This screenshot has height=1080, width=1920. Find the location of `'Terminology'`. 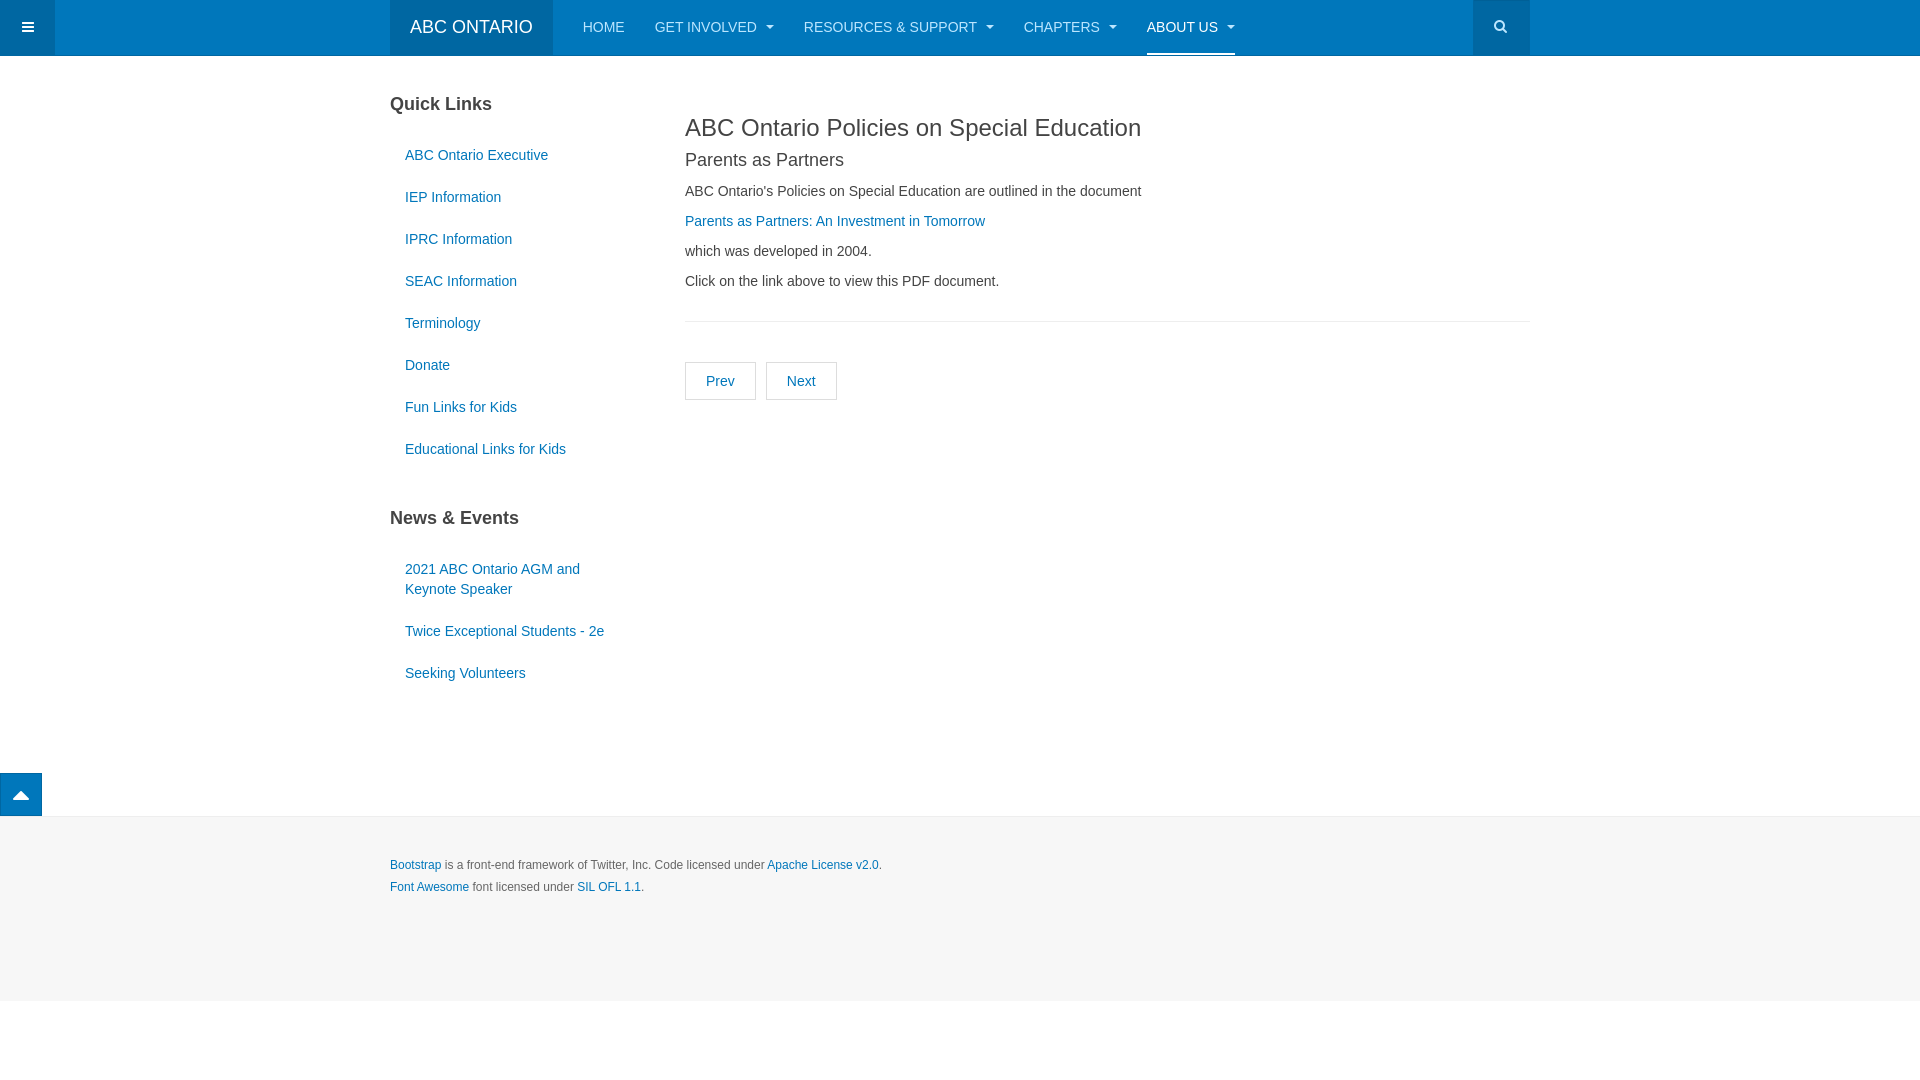

'Terminology' is located at coordinates (517, 322).